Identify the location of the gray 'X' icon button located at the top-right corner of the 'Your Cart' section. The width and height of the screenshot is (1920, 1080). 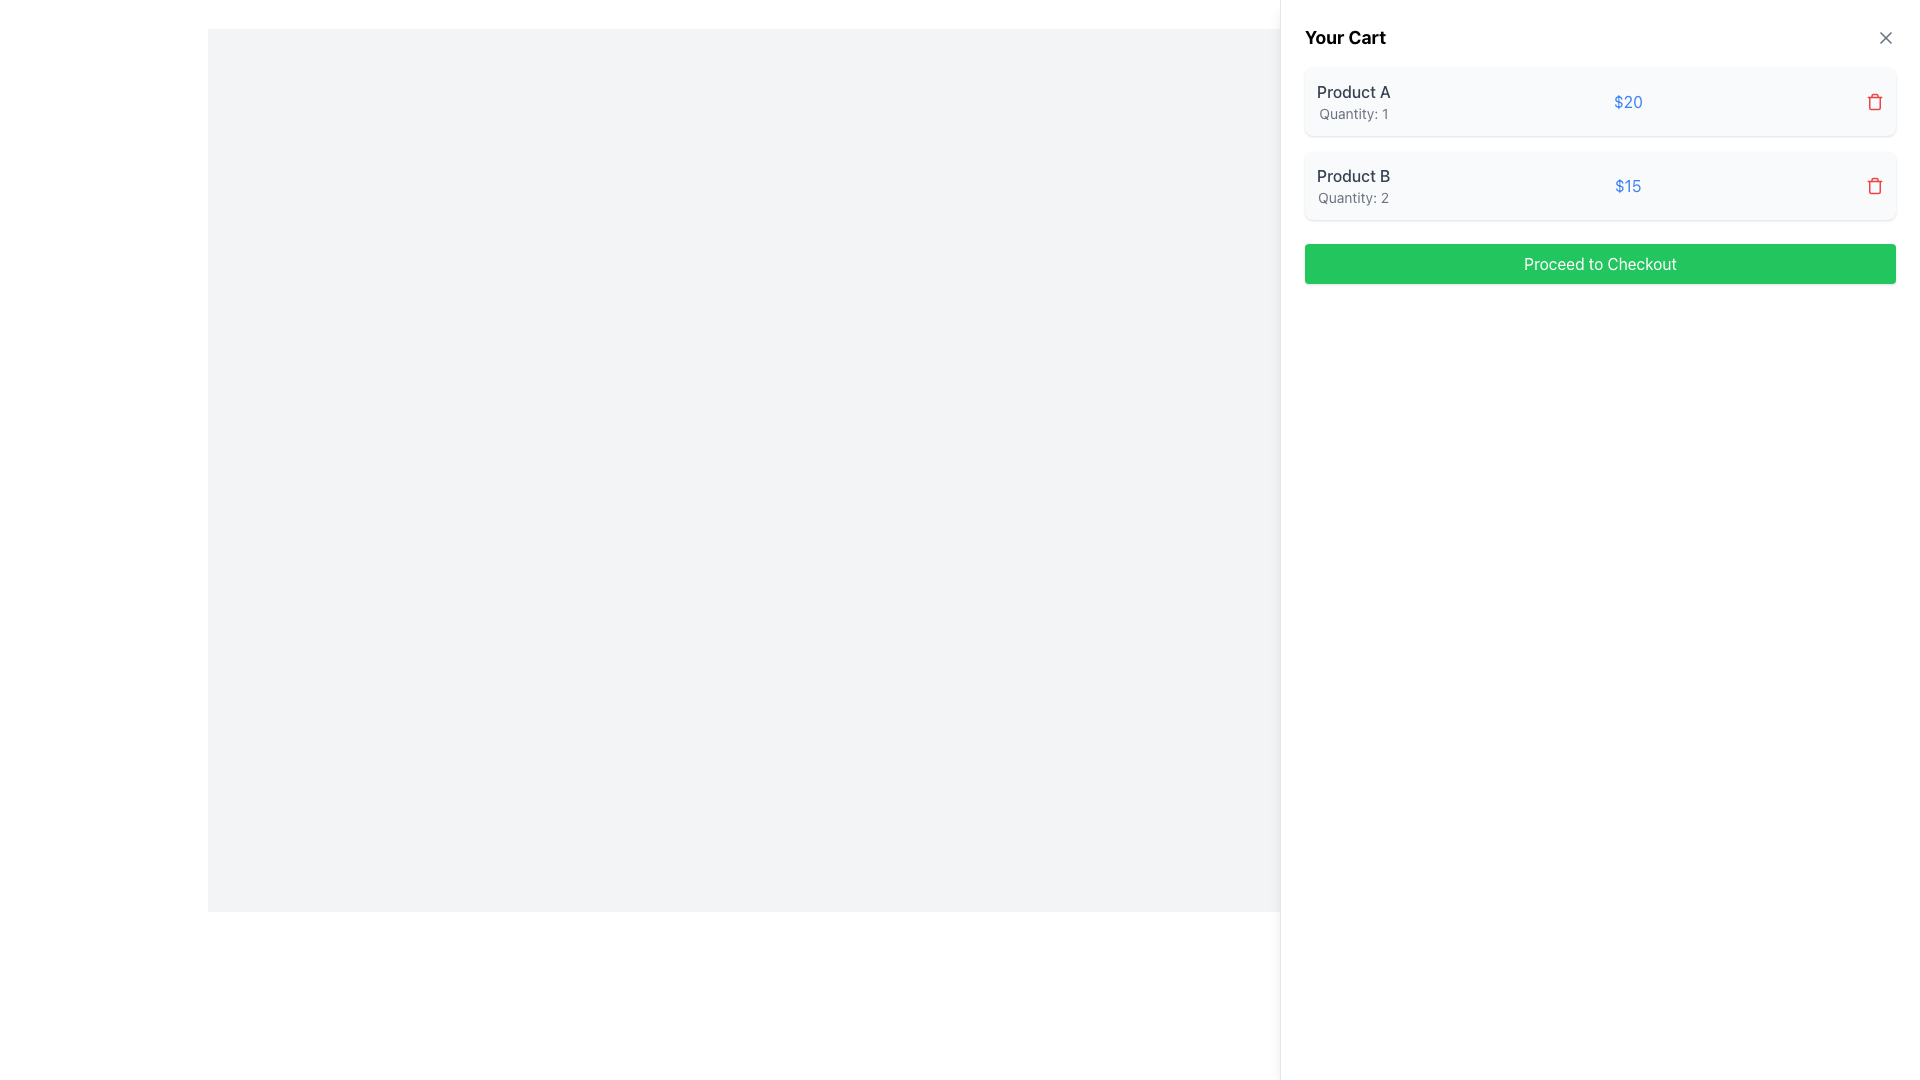
(1885, 38).